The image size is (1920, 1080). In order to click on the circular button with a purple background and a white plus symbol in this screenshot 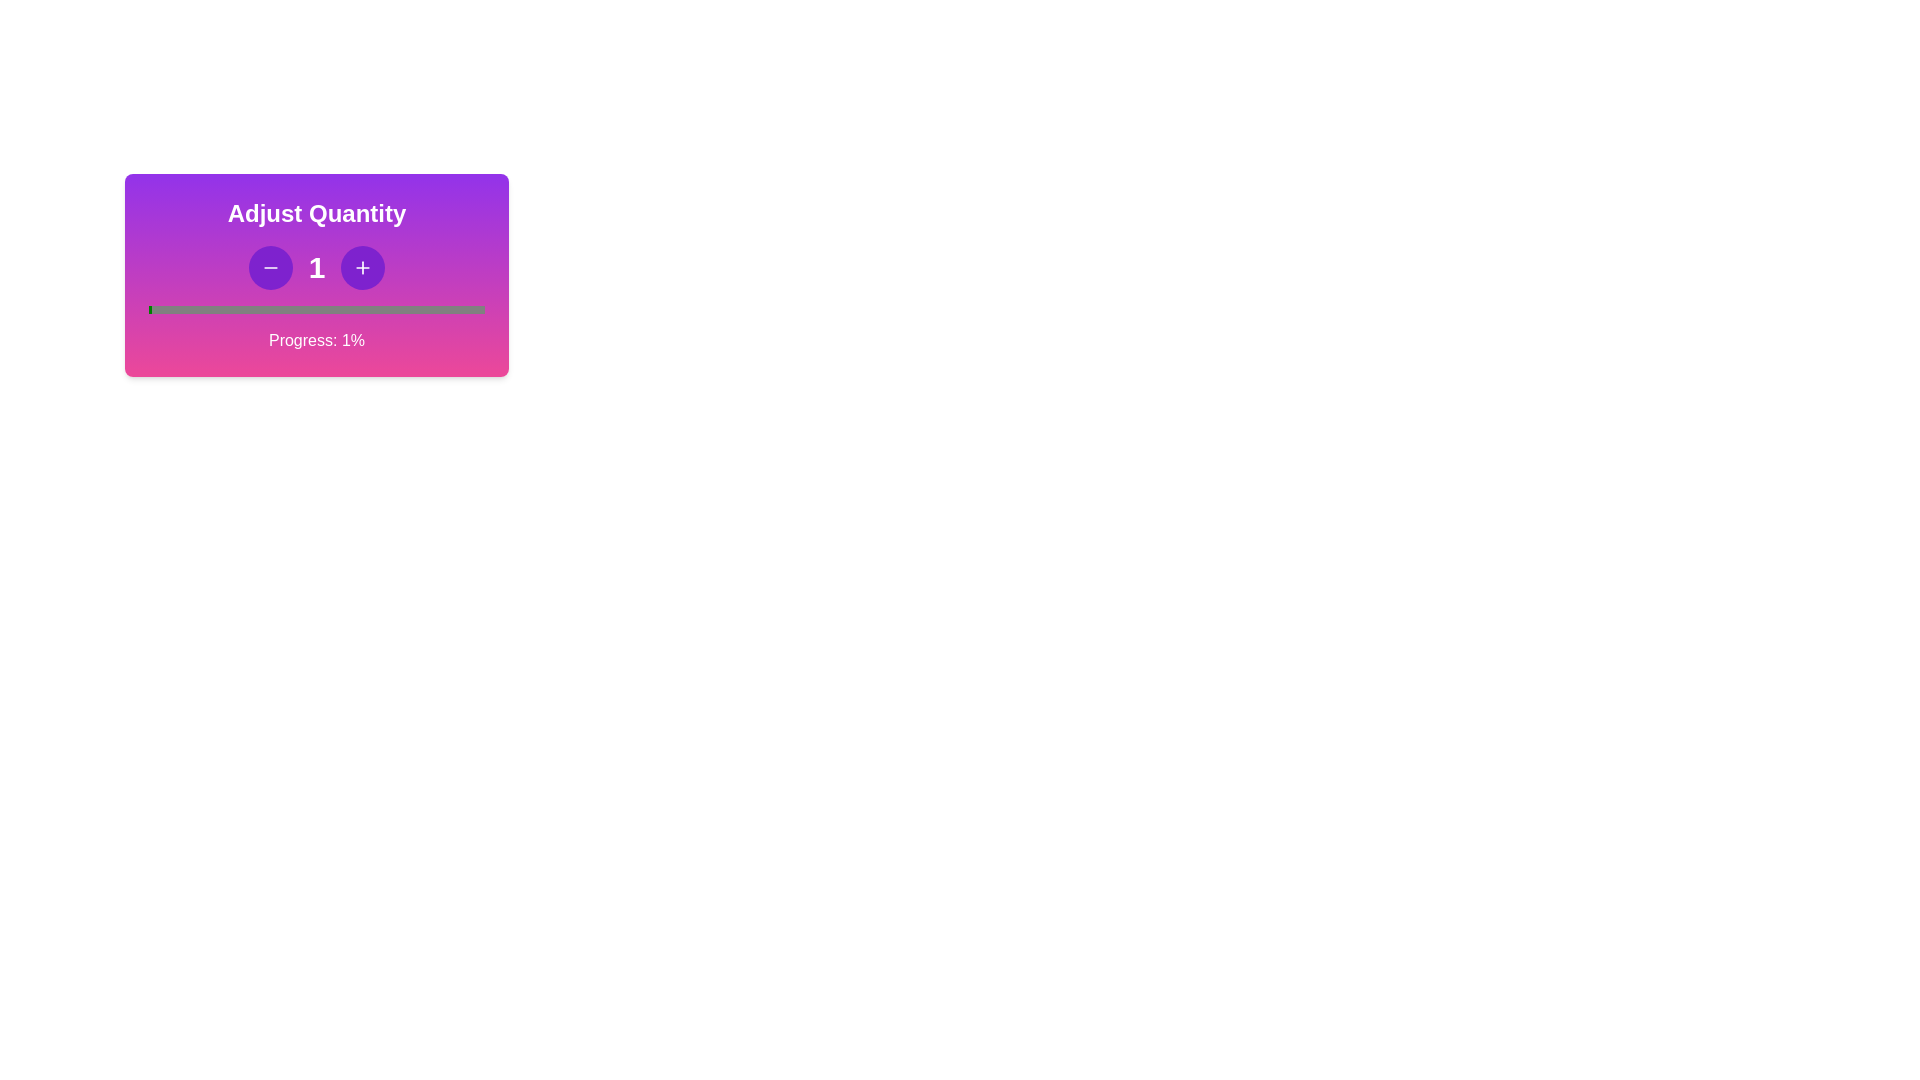, I will do `click(363, 266)`.